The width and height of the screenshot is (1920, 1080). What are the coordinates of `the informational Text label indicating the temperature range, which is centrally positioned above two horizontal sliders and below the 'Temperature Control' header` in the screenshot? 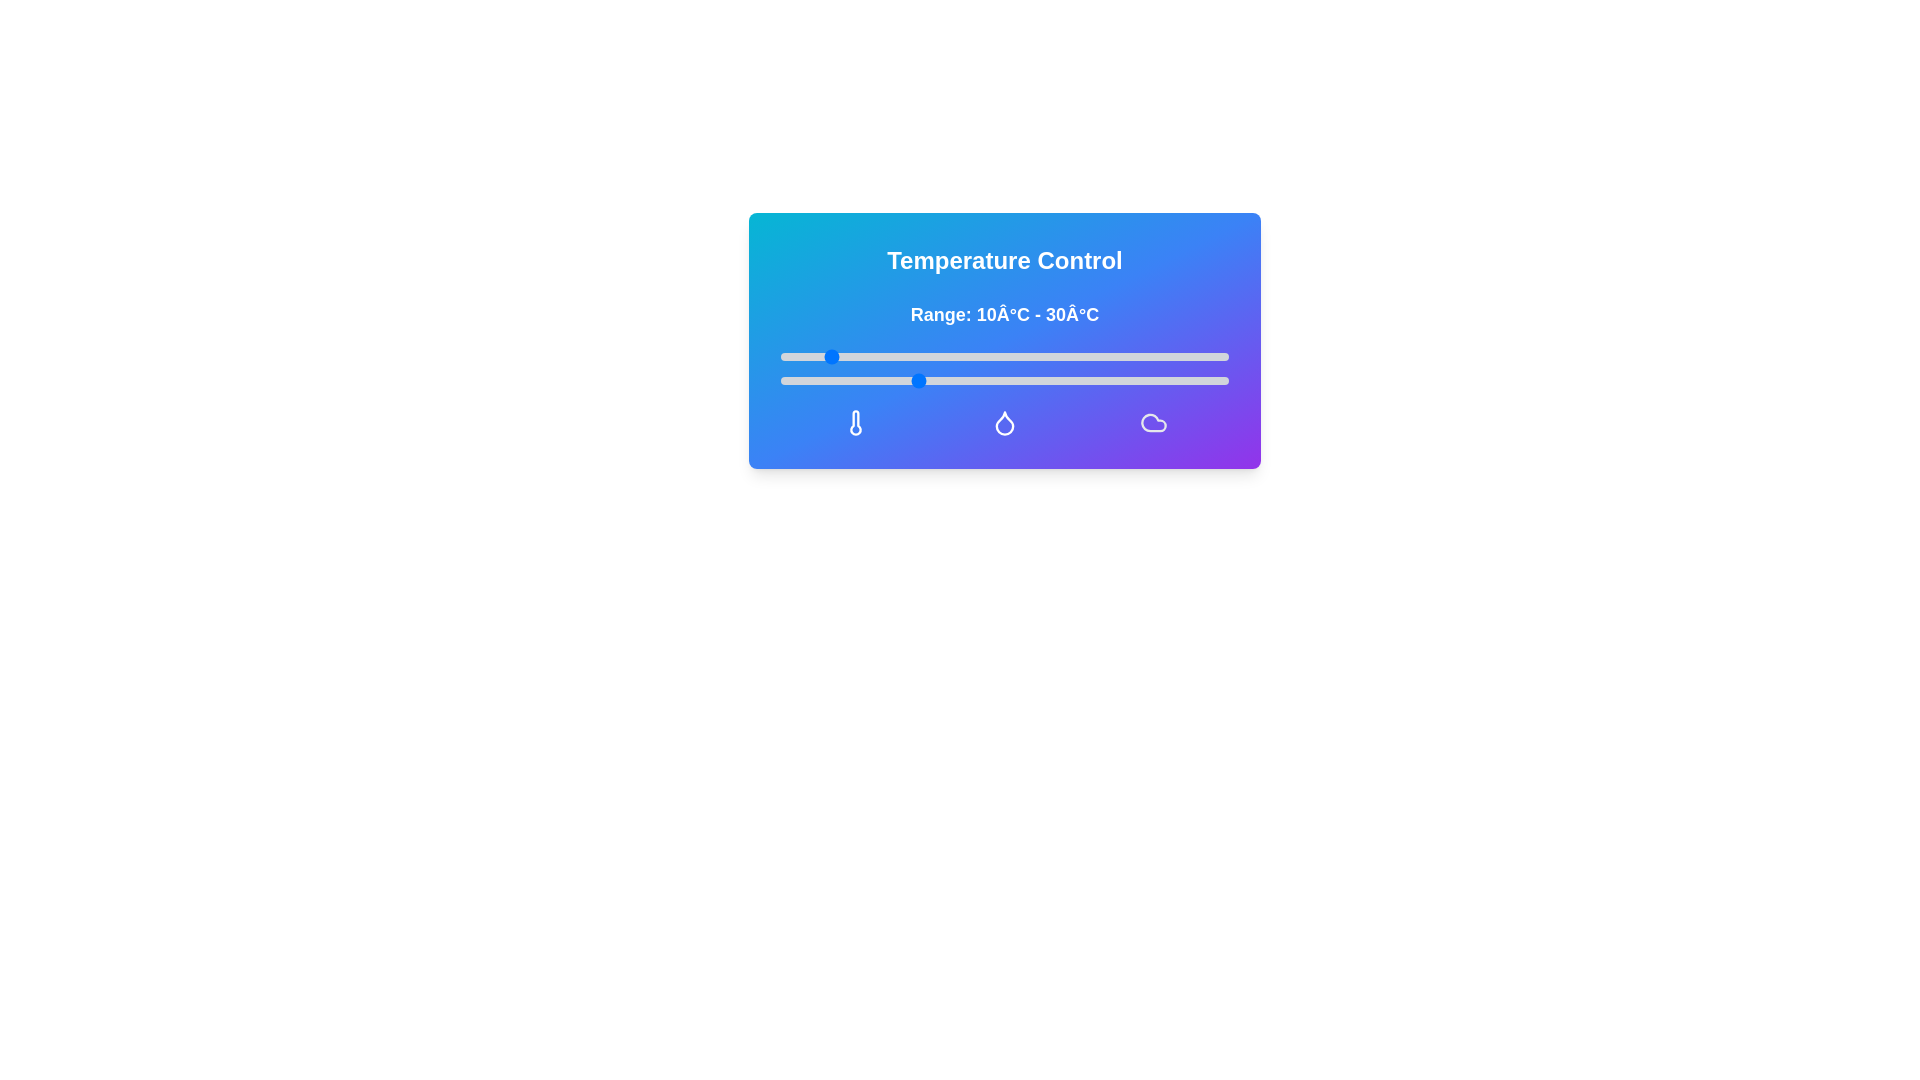 It's located at (1004, 315).